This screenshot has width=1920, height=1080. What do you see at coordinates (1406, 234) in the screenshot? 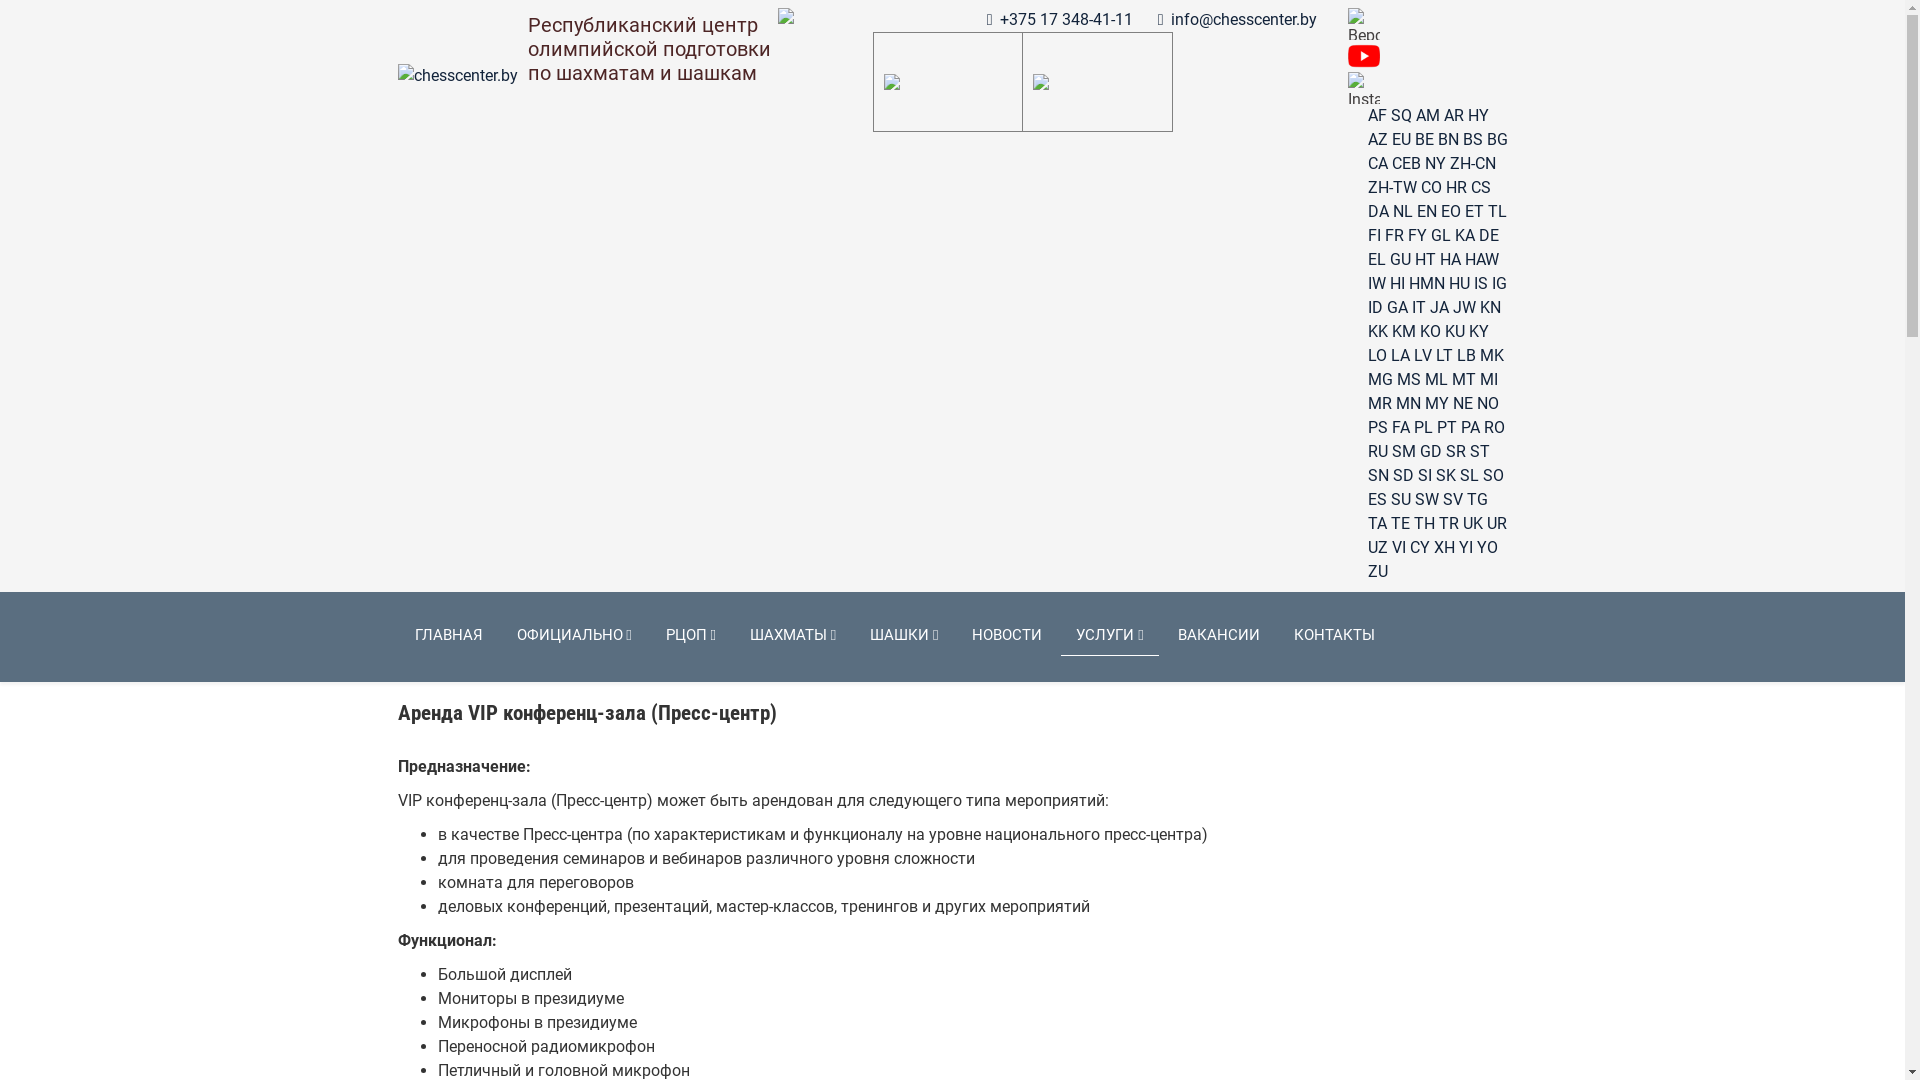
I see `'FY'` at bounding box center [1406, 234].